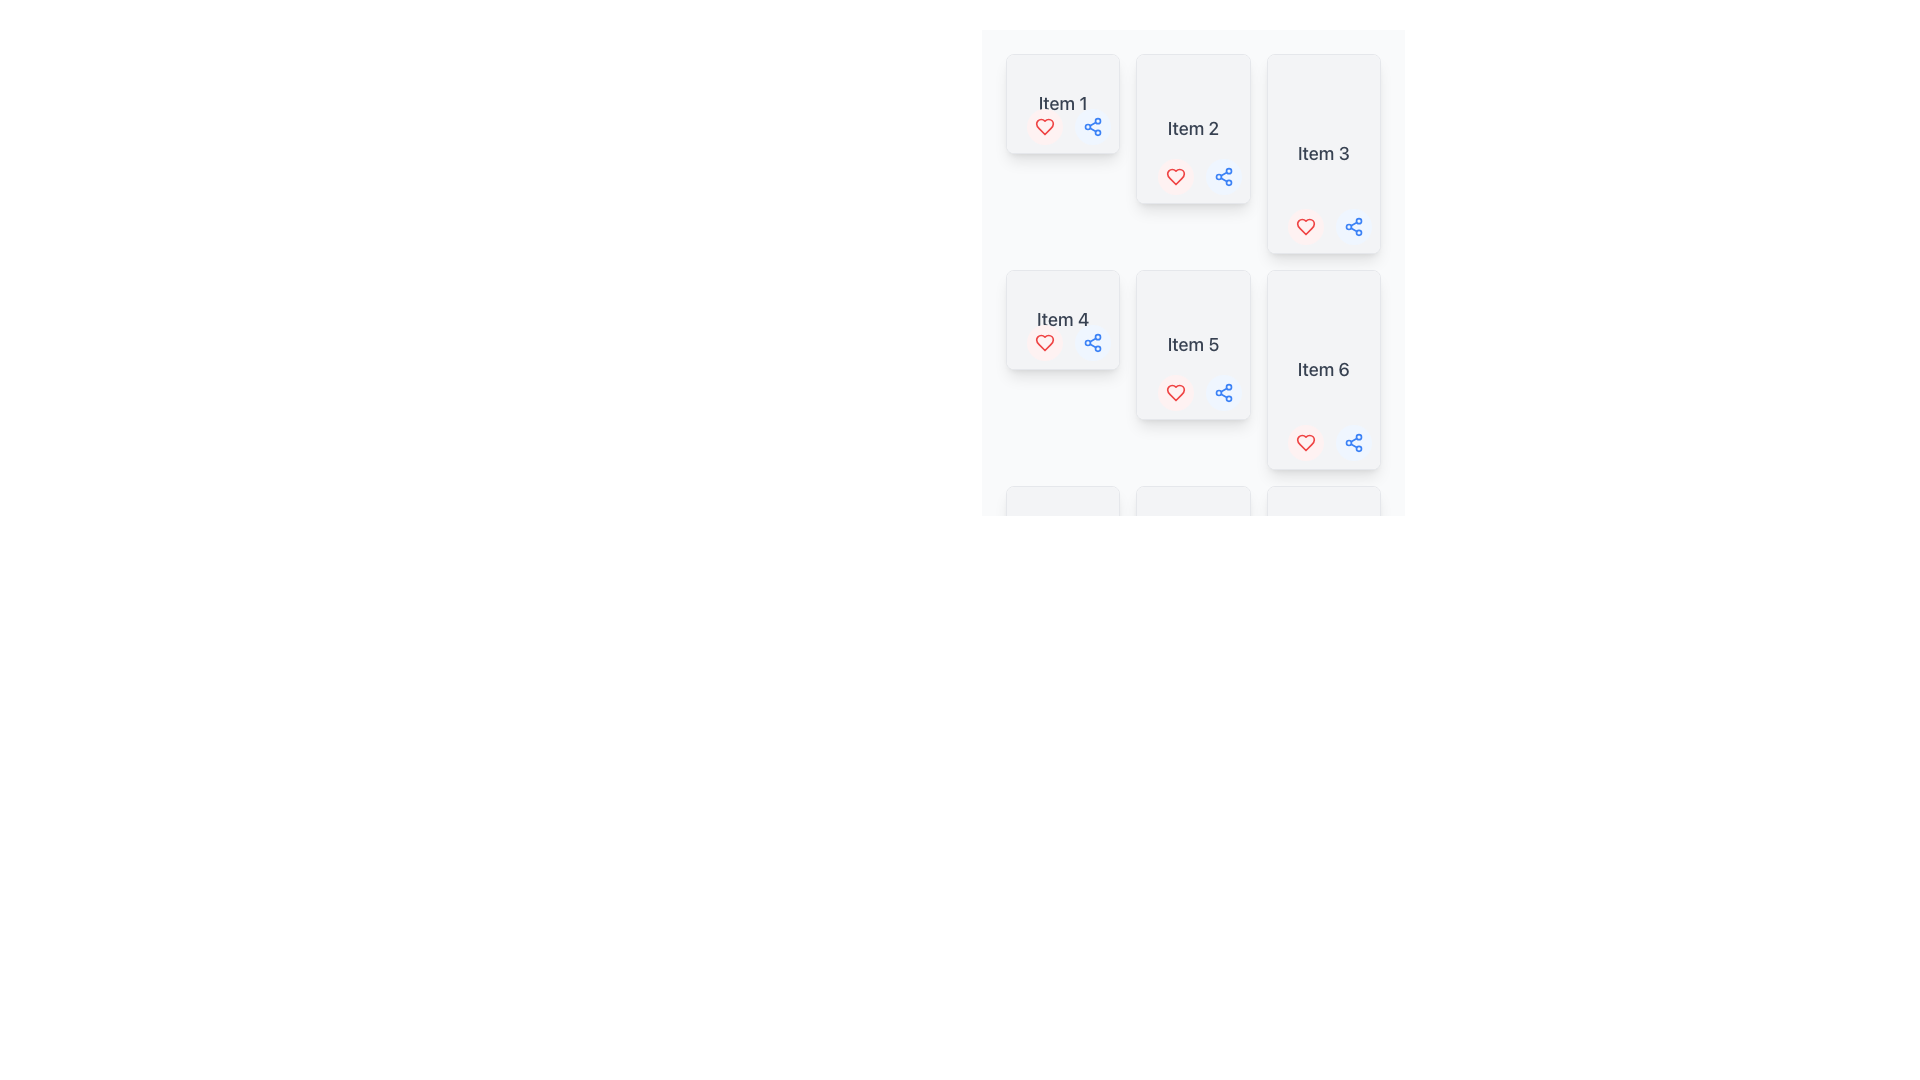  What do you see at coordinates (1323, 370) in the screenshot?
I see `the text label displaying 'Item 6' which is centered within a light-gray box in the third column of the second row of the grid layout` at bounding box center [1323, 370].